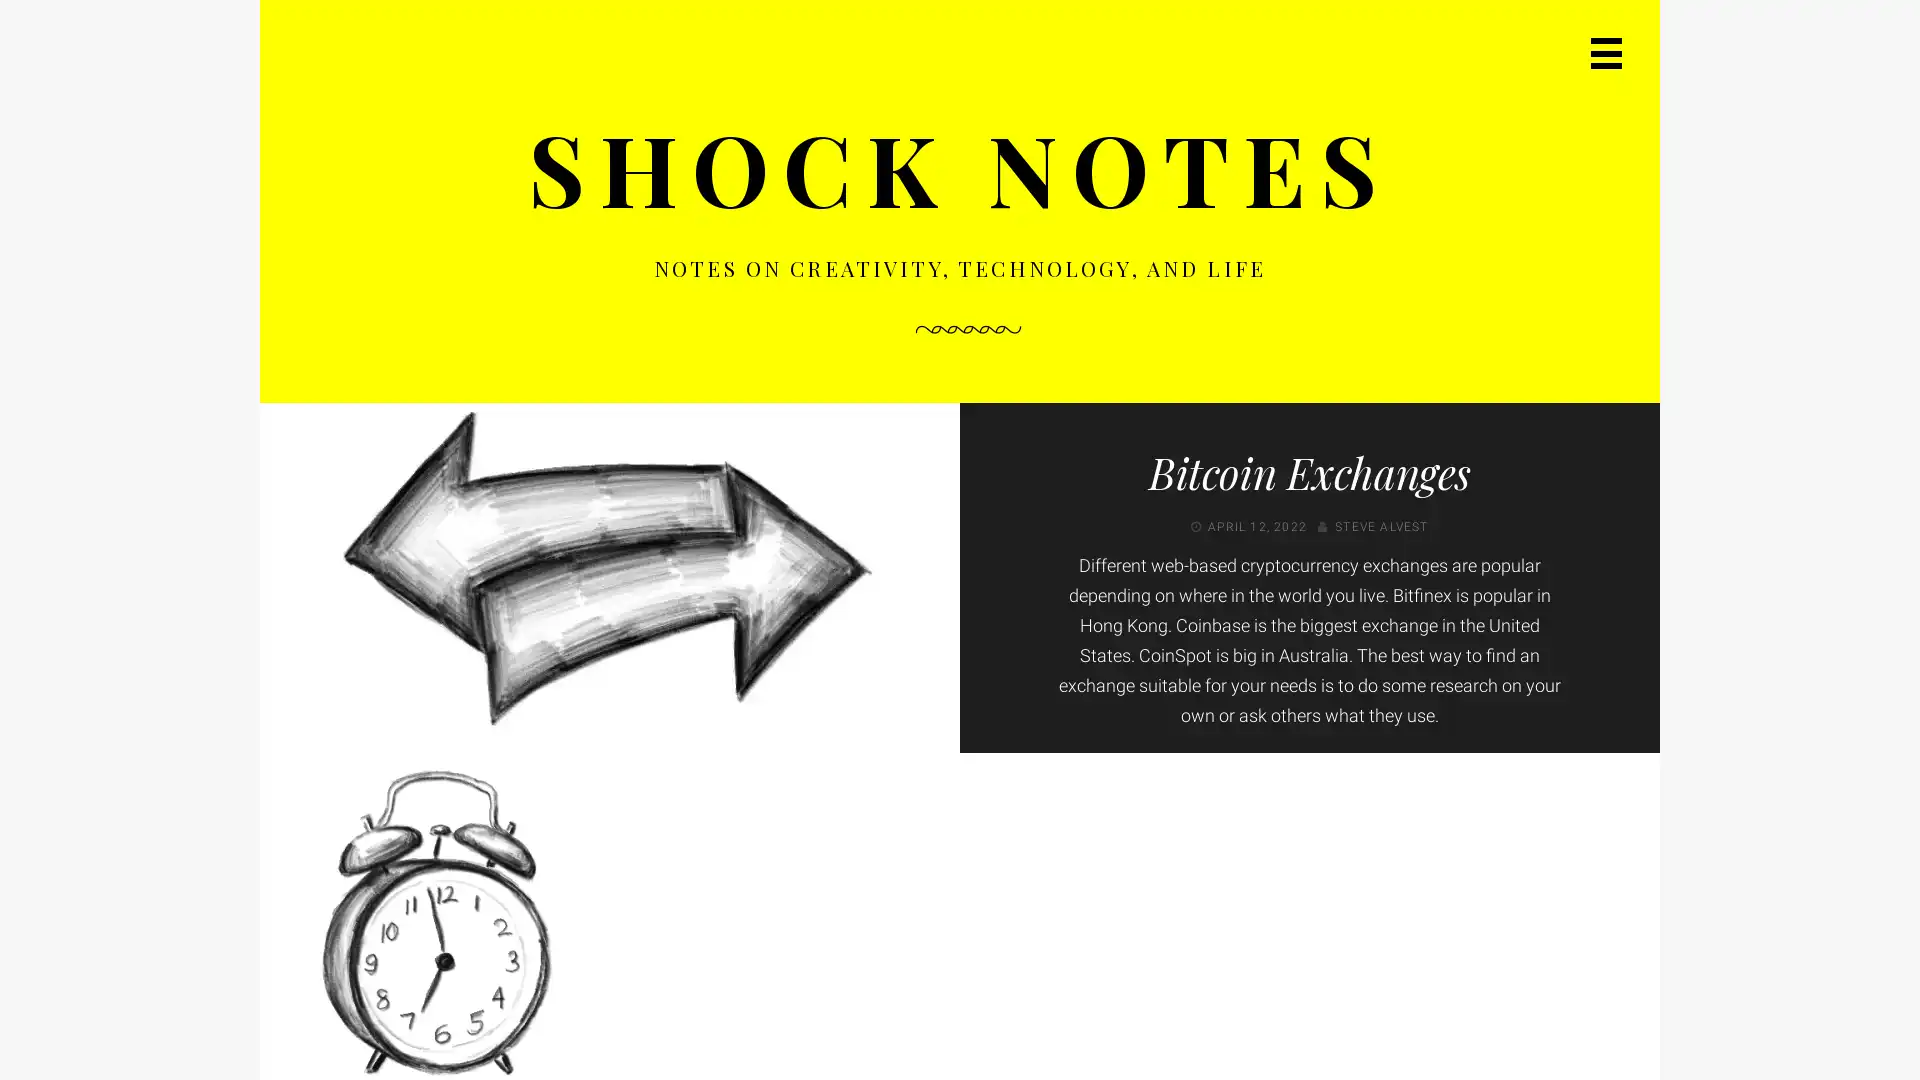  What do you see at coordinates (1600, 58) in the screenshot?
I see `Primary Navigation Menu` at bounding box center [1600, 58].